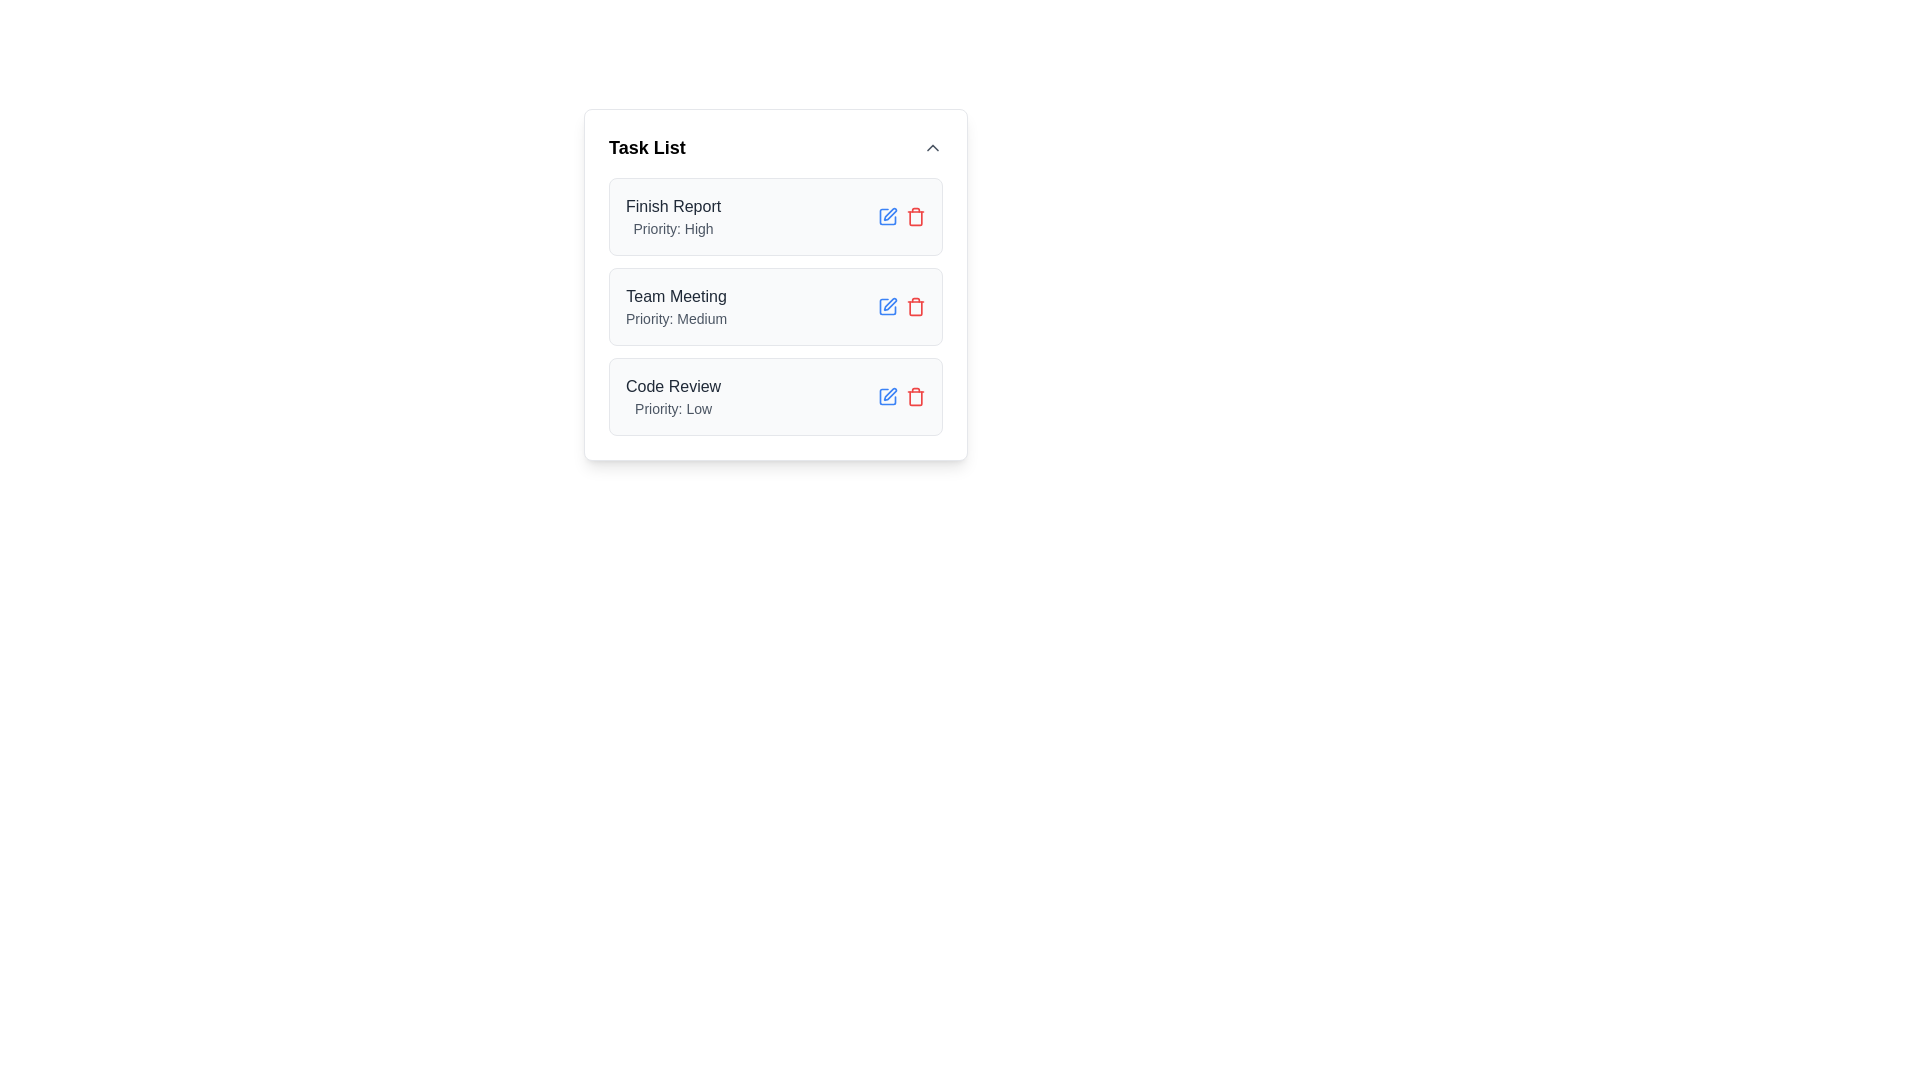 This screenshot has width=1920, height=1080. What do you see at coordinates (676, 307) in the screenshot?
I see `the Text Block displaying the task title 'Team Meeting' with priority level 'Medium', located in the second task item of the task list` at bounding box center [676, 307].